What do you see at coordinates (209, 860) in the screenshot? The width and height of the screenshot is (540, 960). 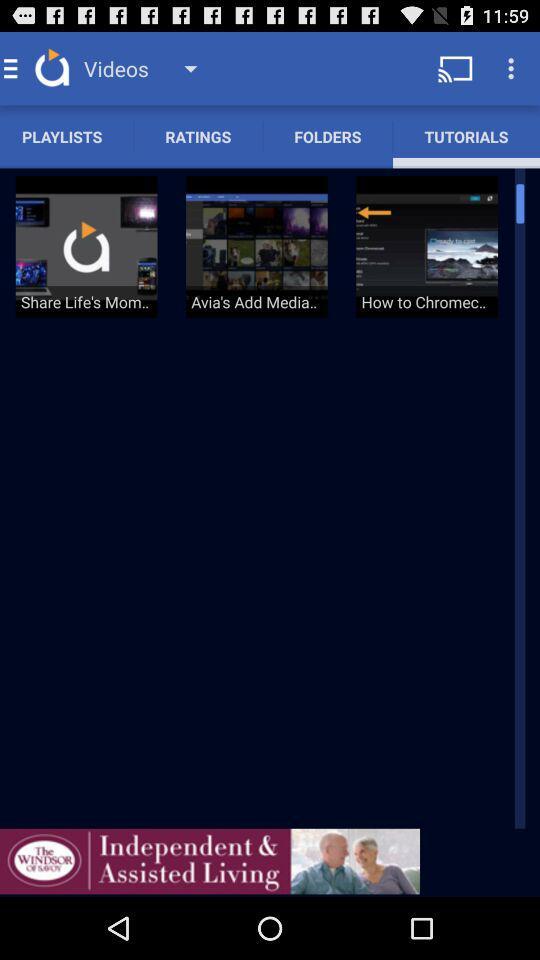 I see `advatisment paga` at bounding box center [209, 860].